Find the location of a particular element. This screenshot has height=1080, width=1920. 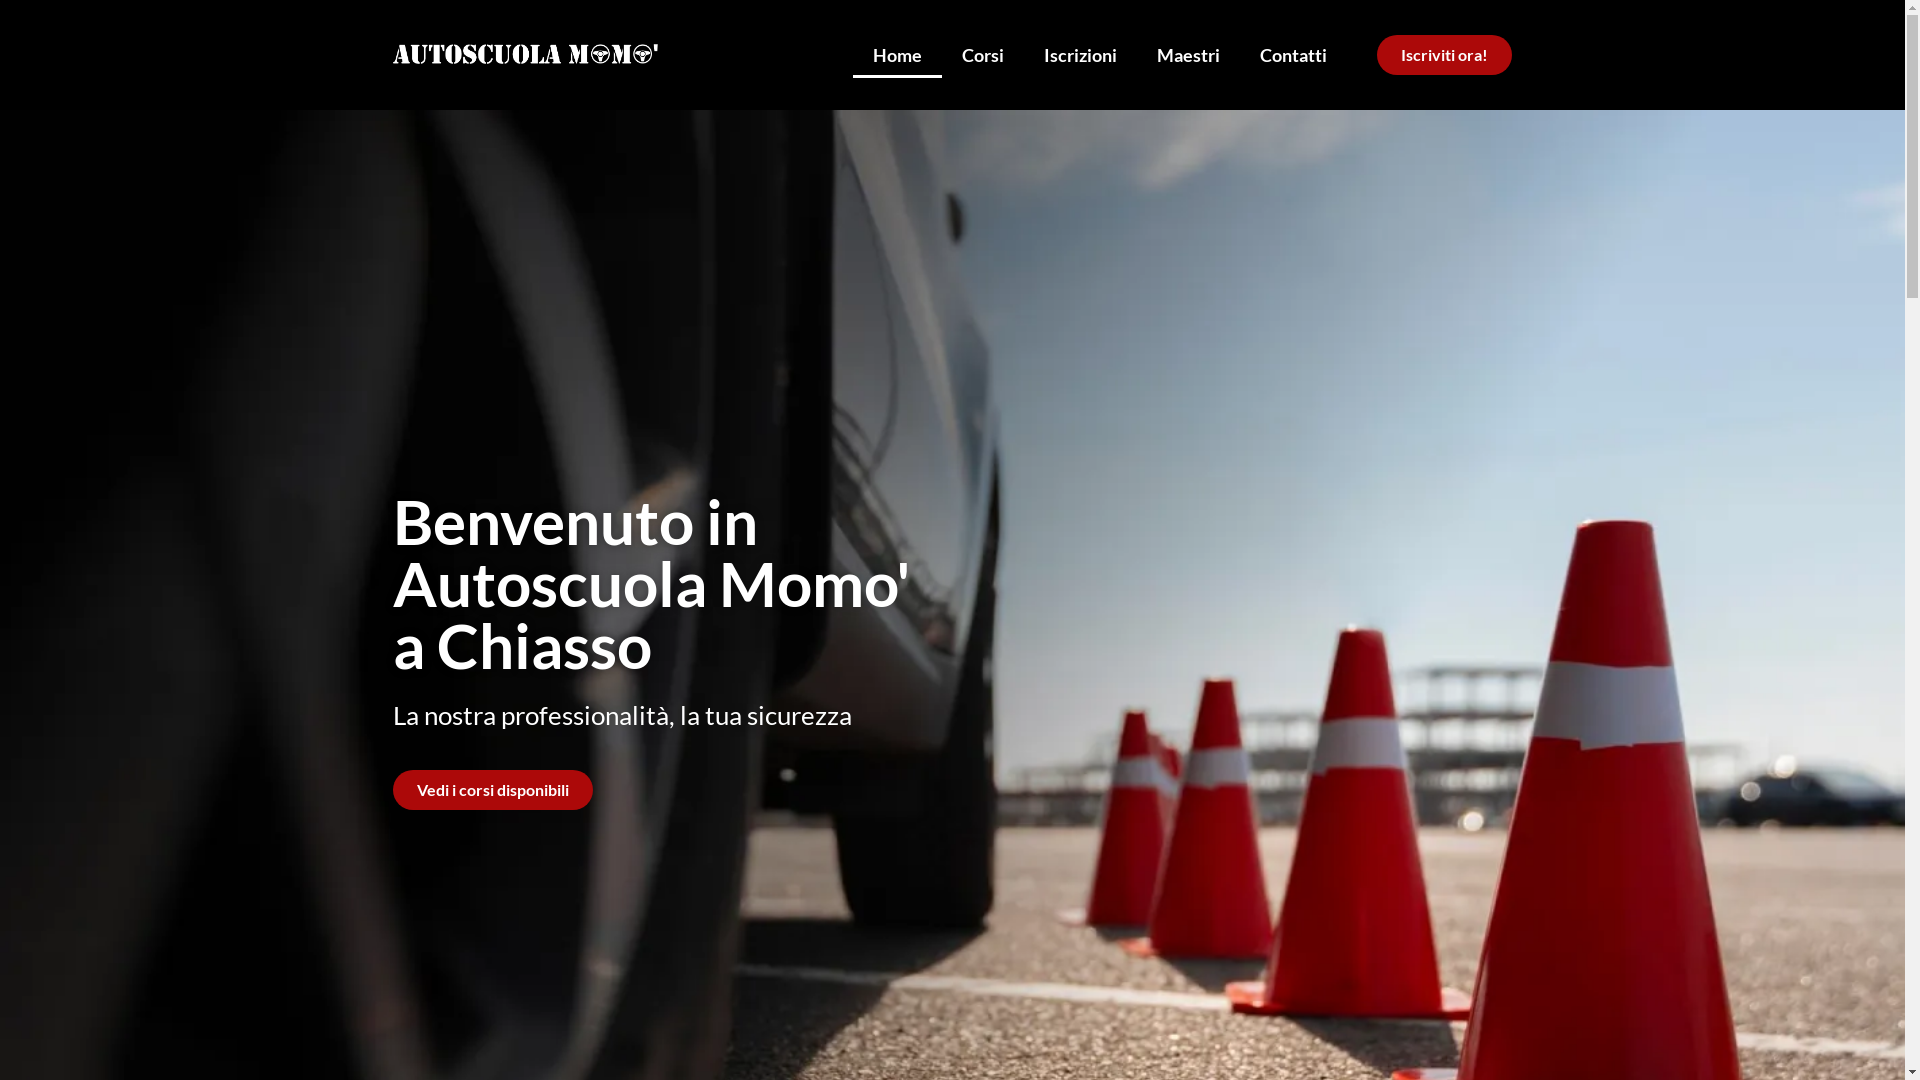

'Iscriviti ora!' is located at coordinates (1376, 53).